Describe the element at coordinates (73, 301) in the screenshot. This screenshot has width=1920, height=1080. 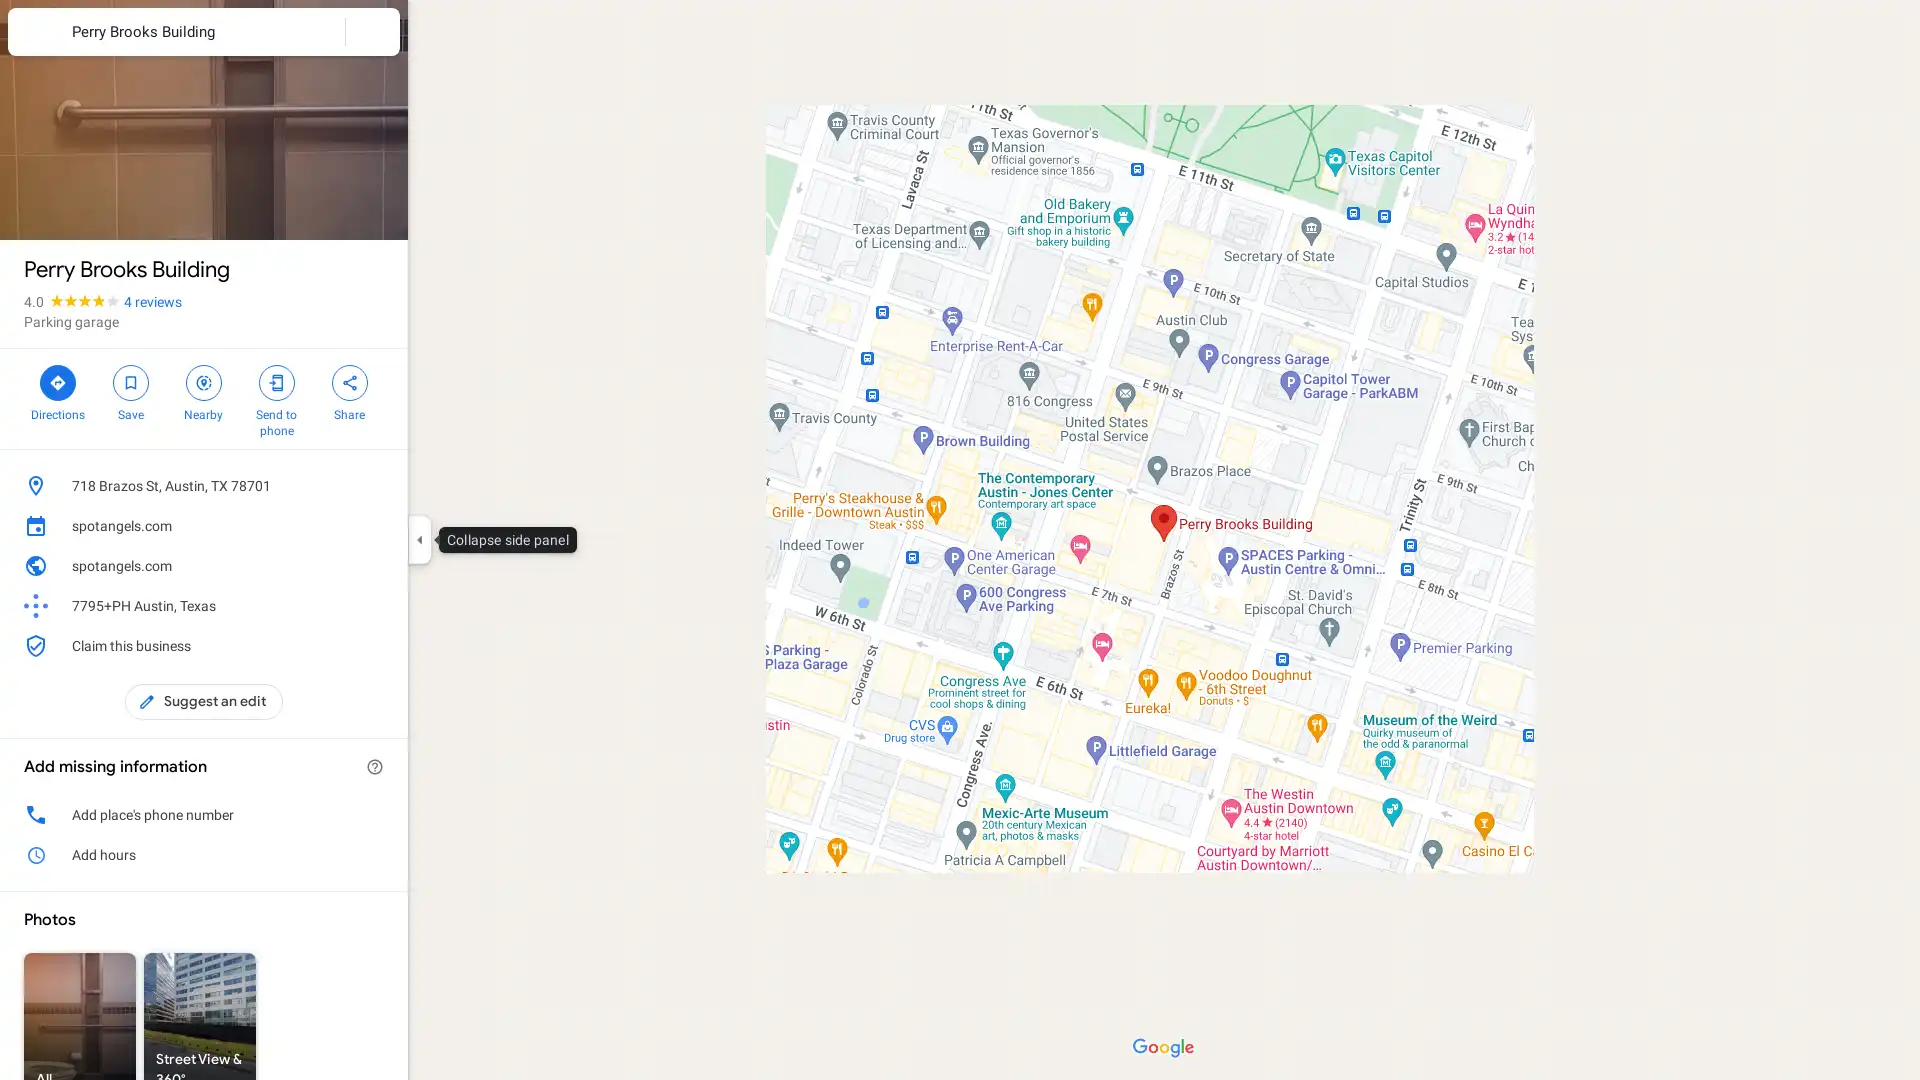
I see `4.0 stars` at that location.